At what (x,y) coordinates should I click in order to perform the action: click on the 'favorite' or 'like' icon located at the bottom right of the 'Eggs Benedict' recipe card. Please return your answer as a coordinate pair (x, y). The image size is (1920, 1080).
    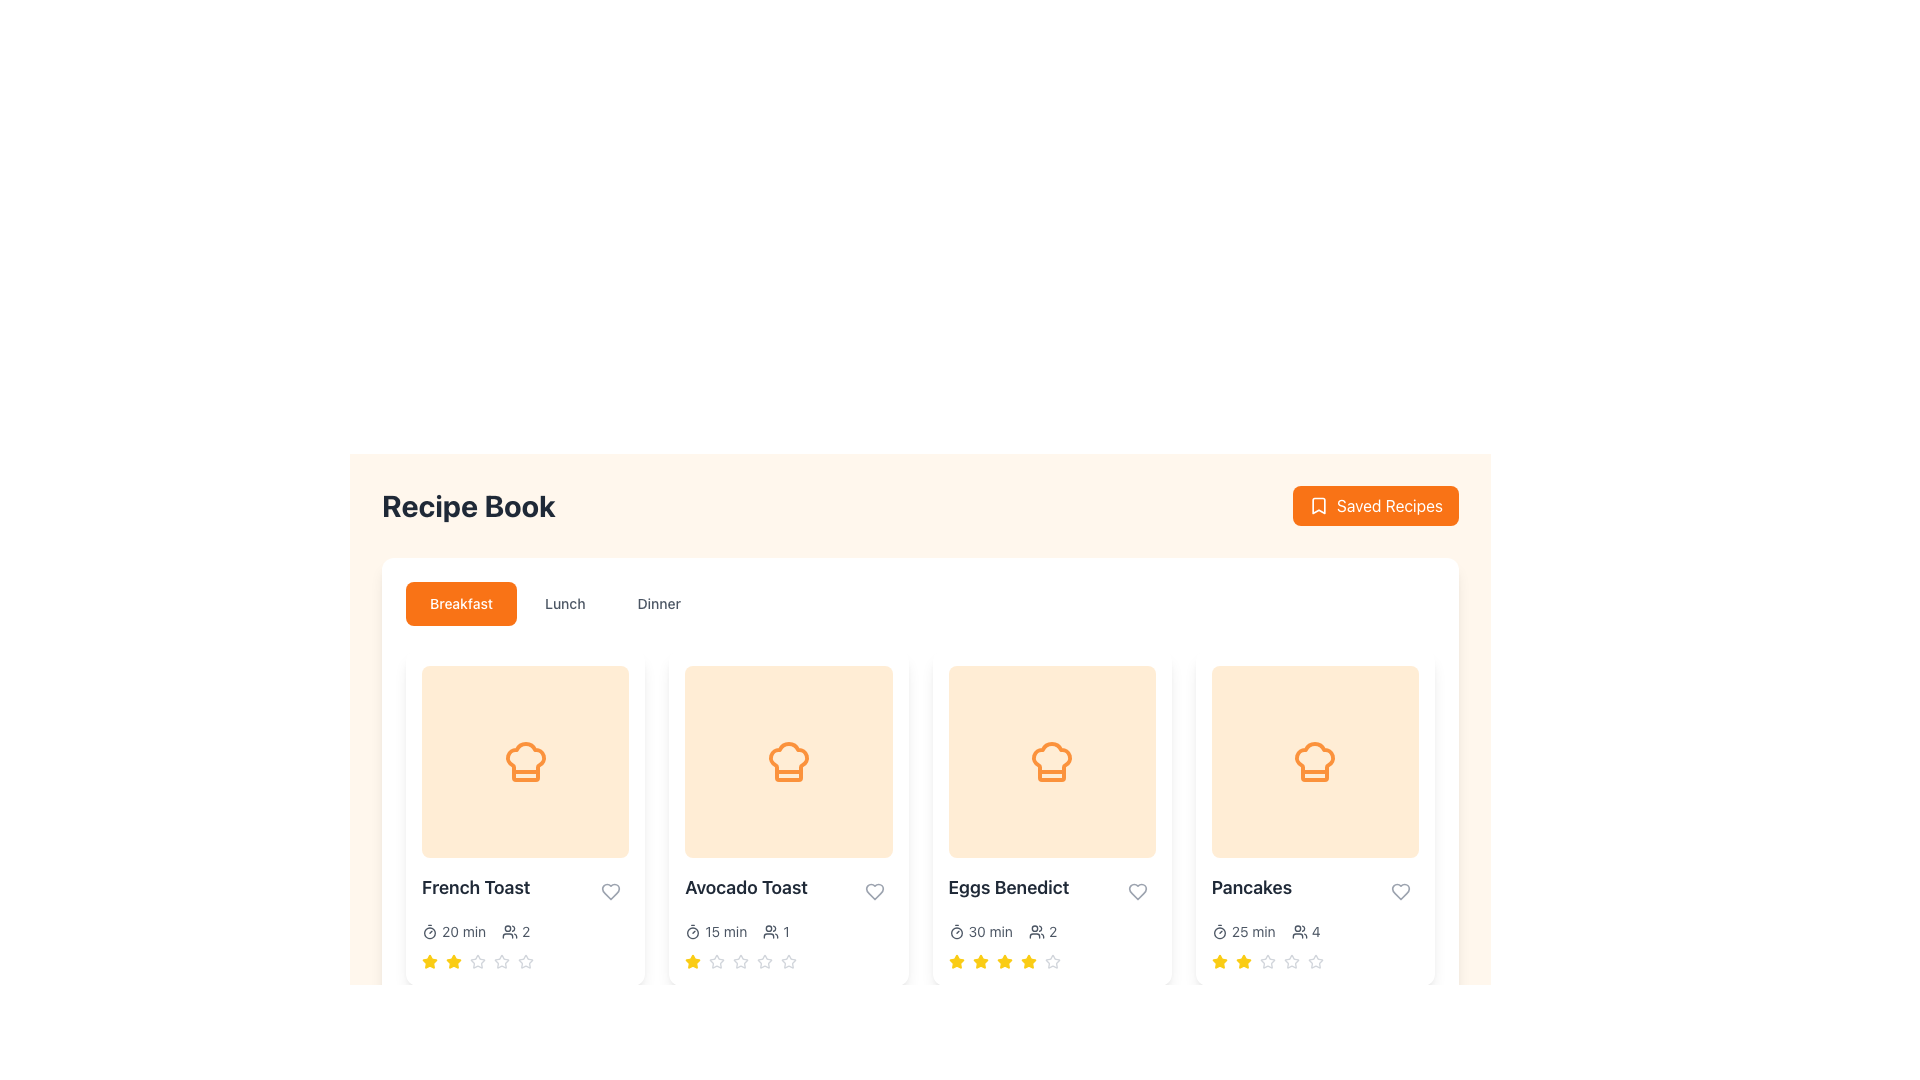
    Looking at the image, I should click on (1137, 890).